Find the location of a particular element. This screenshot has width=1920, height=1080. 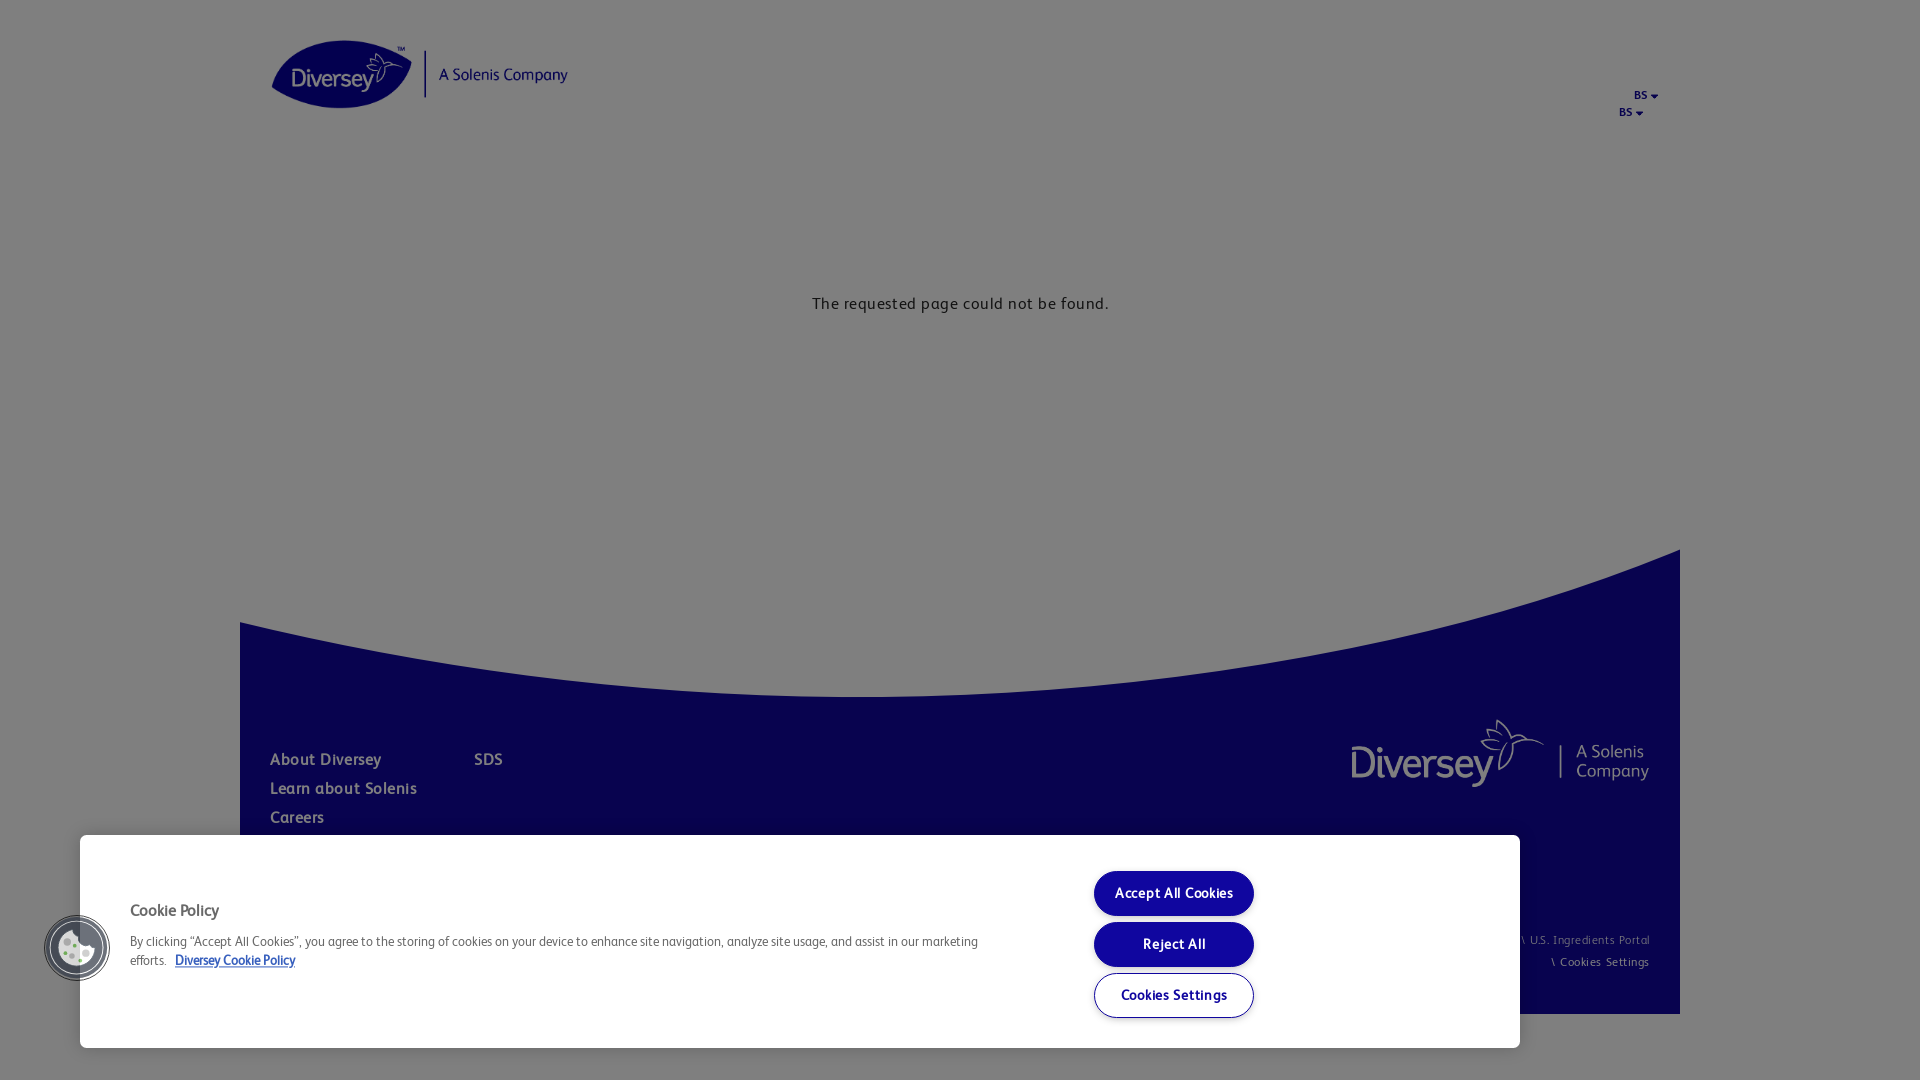

'Cookies Settings' is located at coordinates (1093, 995).